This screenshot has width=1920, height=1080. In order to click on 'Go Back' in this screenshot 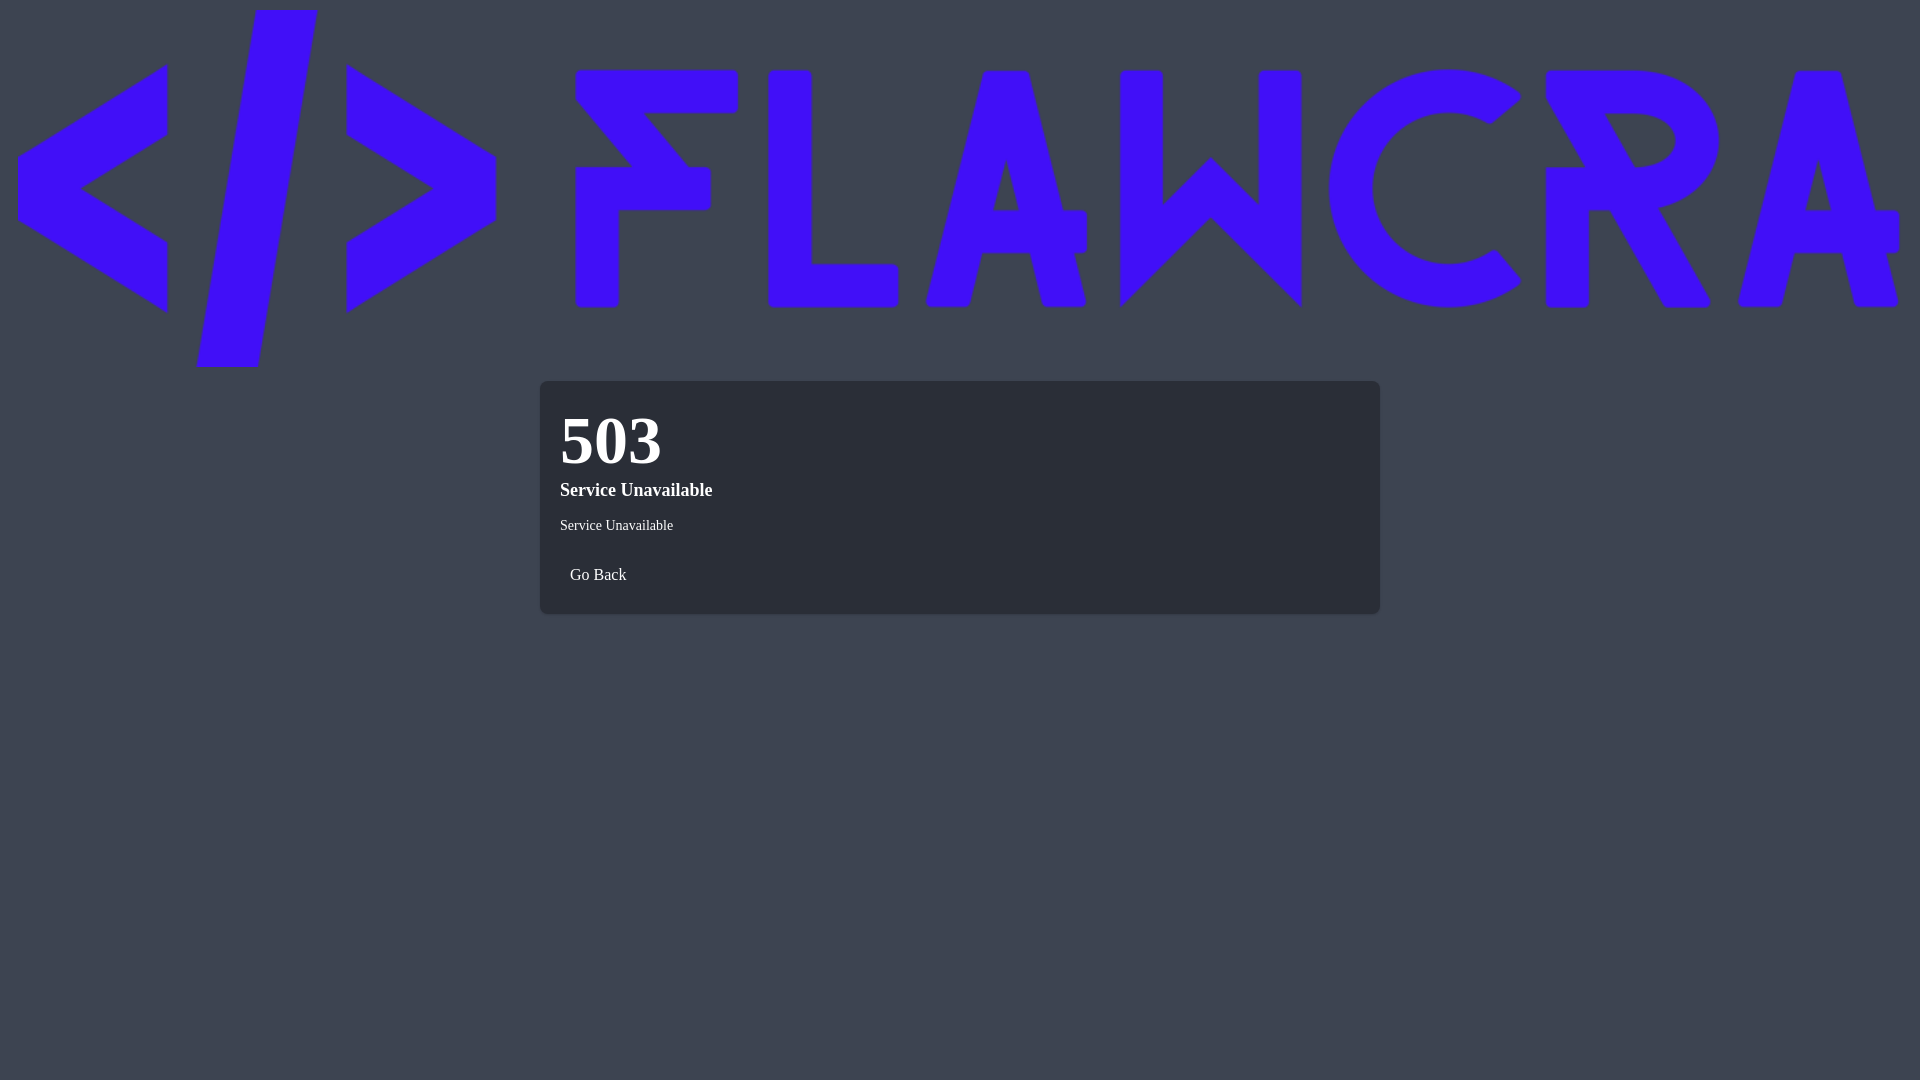, I will do `click(597, 574)`.